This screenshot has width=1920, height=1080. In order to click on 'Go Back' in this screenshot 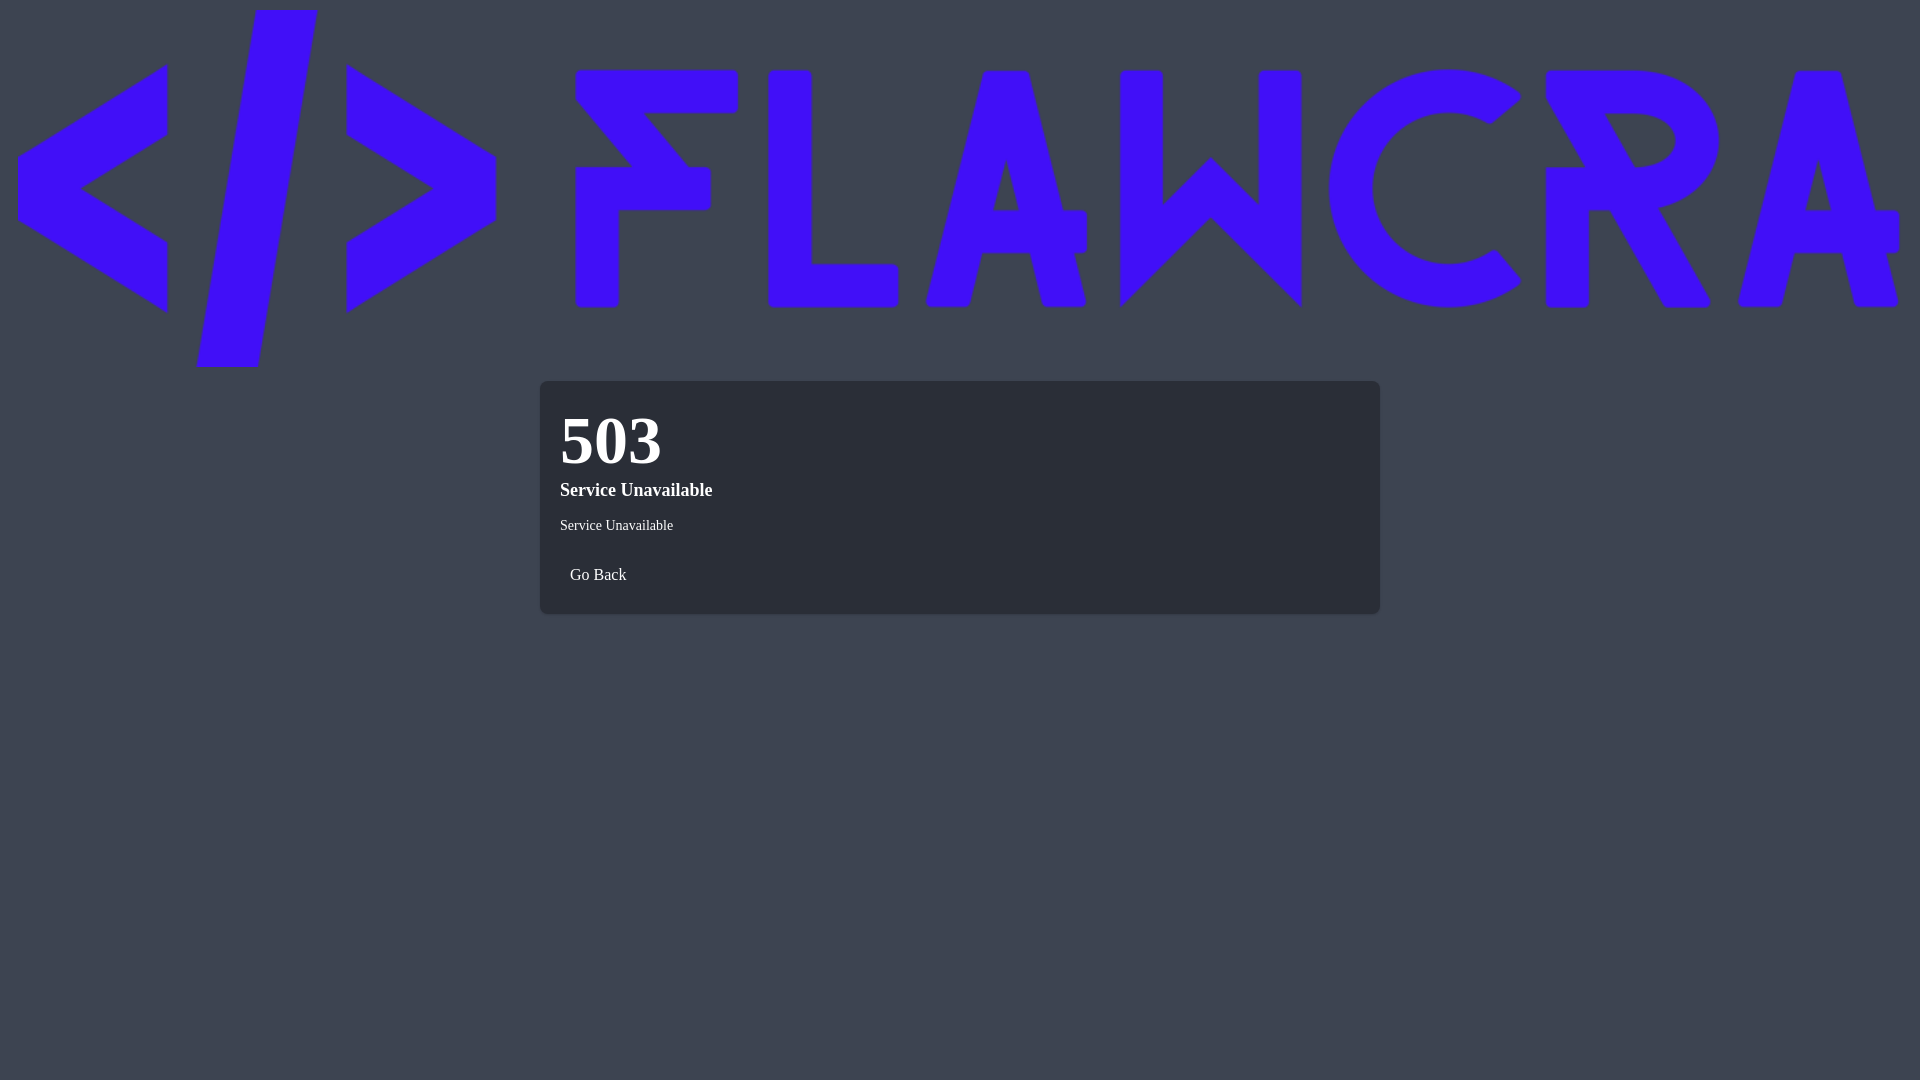, I will do `click(597, 574)`.